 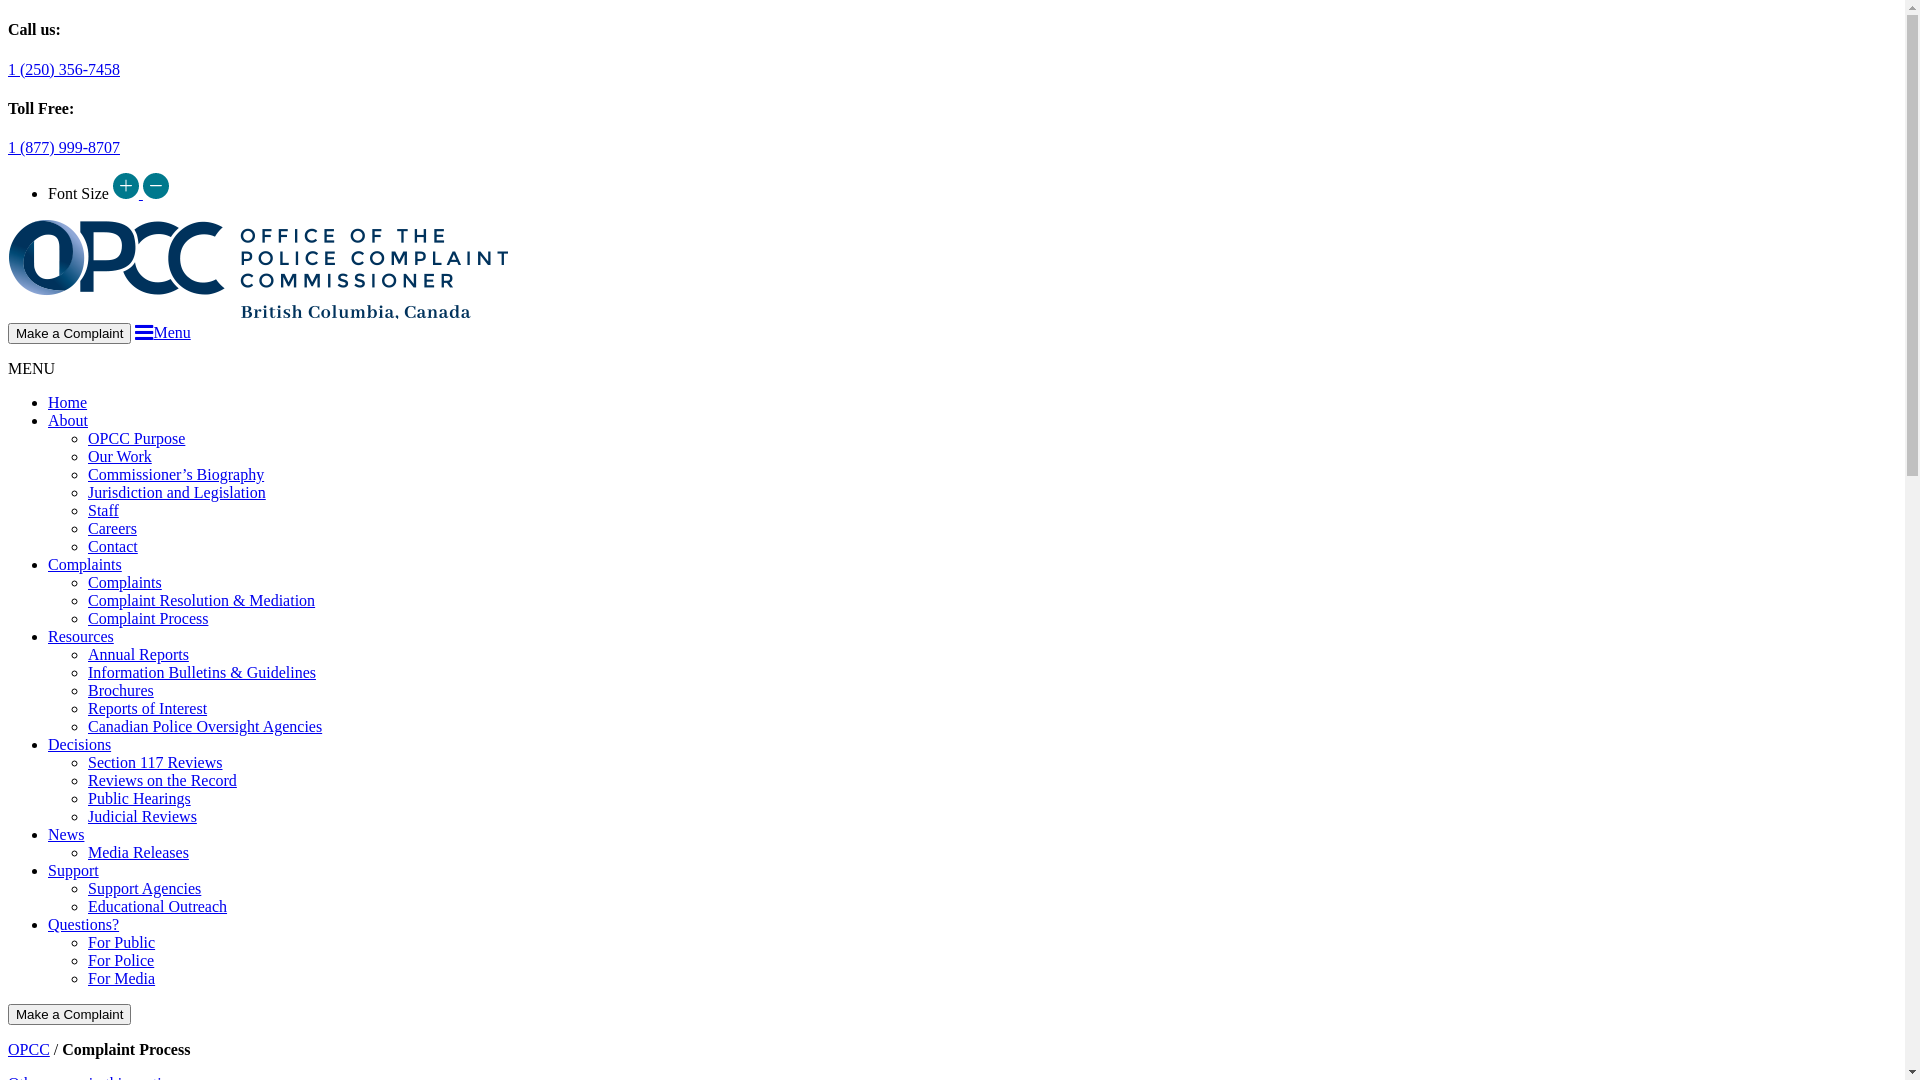 I want to click on 'Reviews on the Record', so click(x=162, y=779).